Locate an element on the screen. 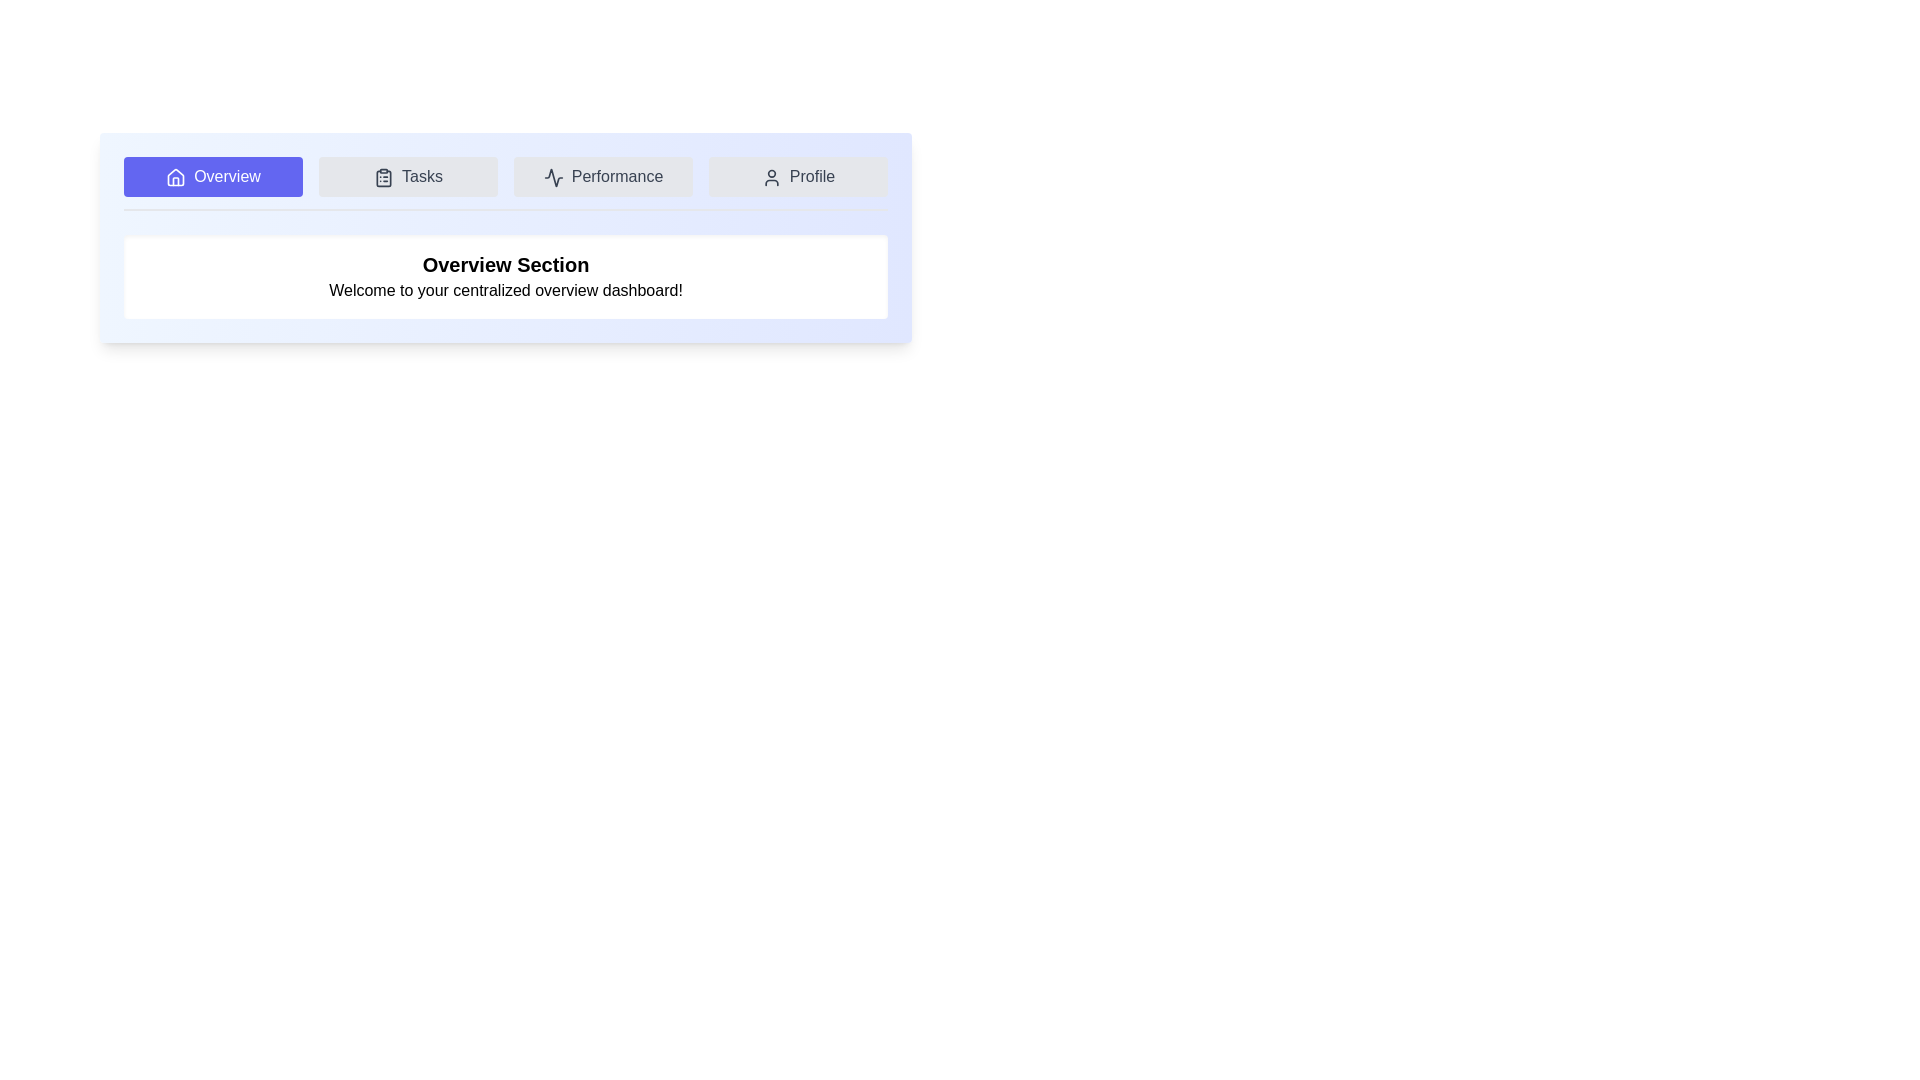 This screenshot has height=1080, width=1920. the user icon located within the 'Profile' button, which is the fourth tab in the top navigation bar, characterized by a circular head and a curved line suggesting shoulders is located at coordinates (770, 176).